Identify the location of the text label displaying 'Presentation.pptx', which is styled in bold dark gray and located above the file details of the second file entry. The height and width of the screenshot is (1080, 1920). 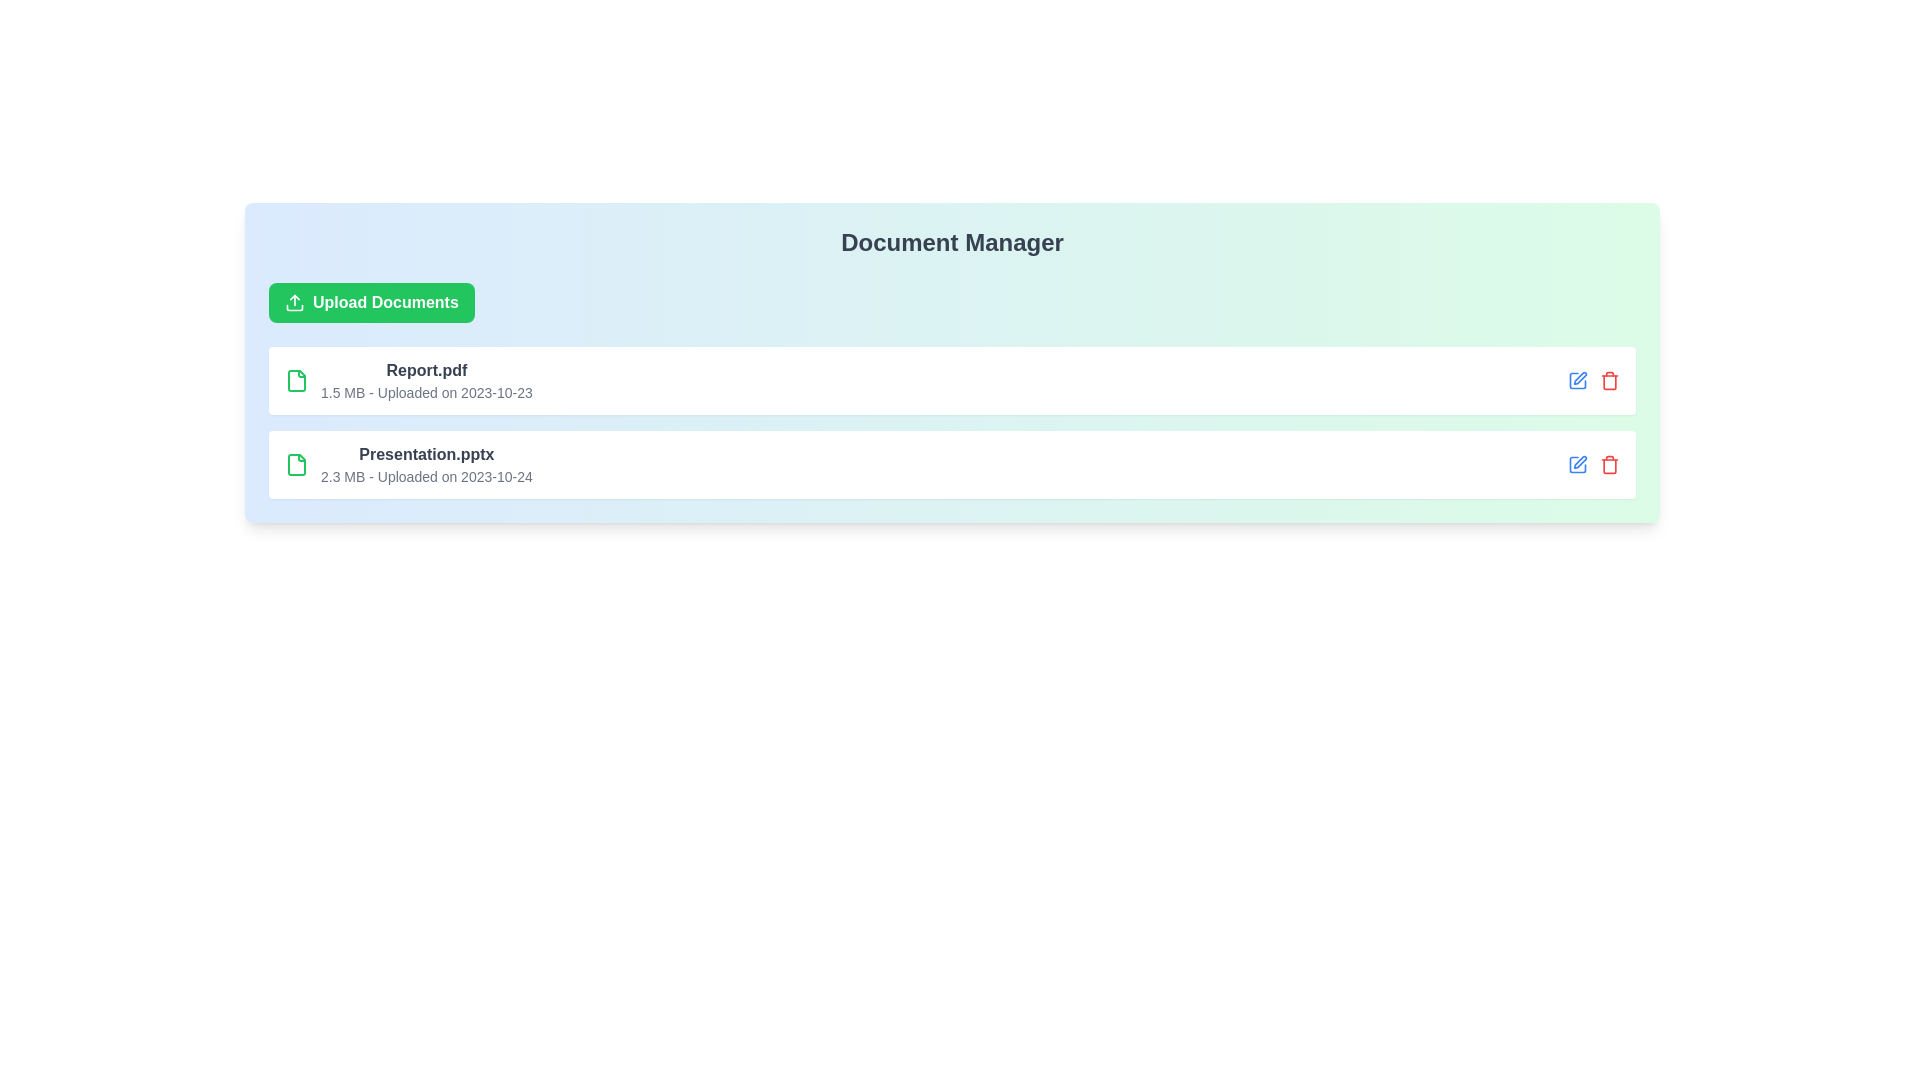
(425, 455).